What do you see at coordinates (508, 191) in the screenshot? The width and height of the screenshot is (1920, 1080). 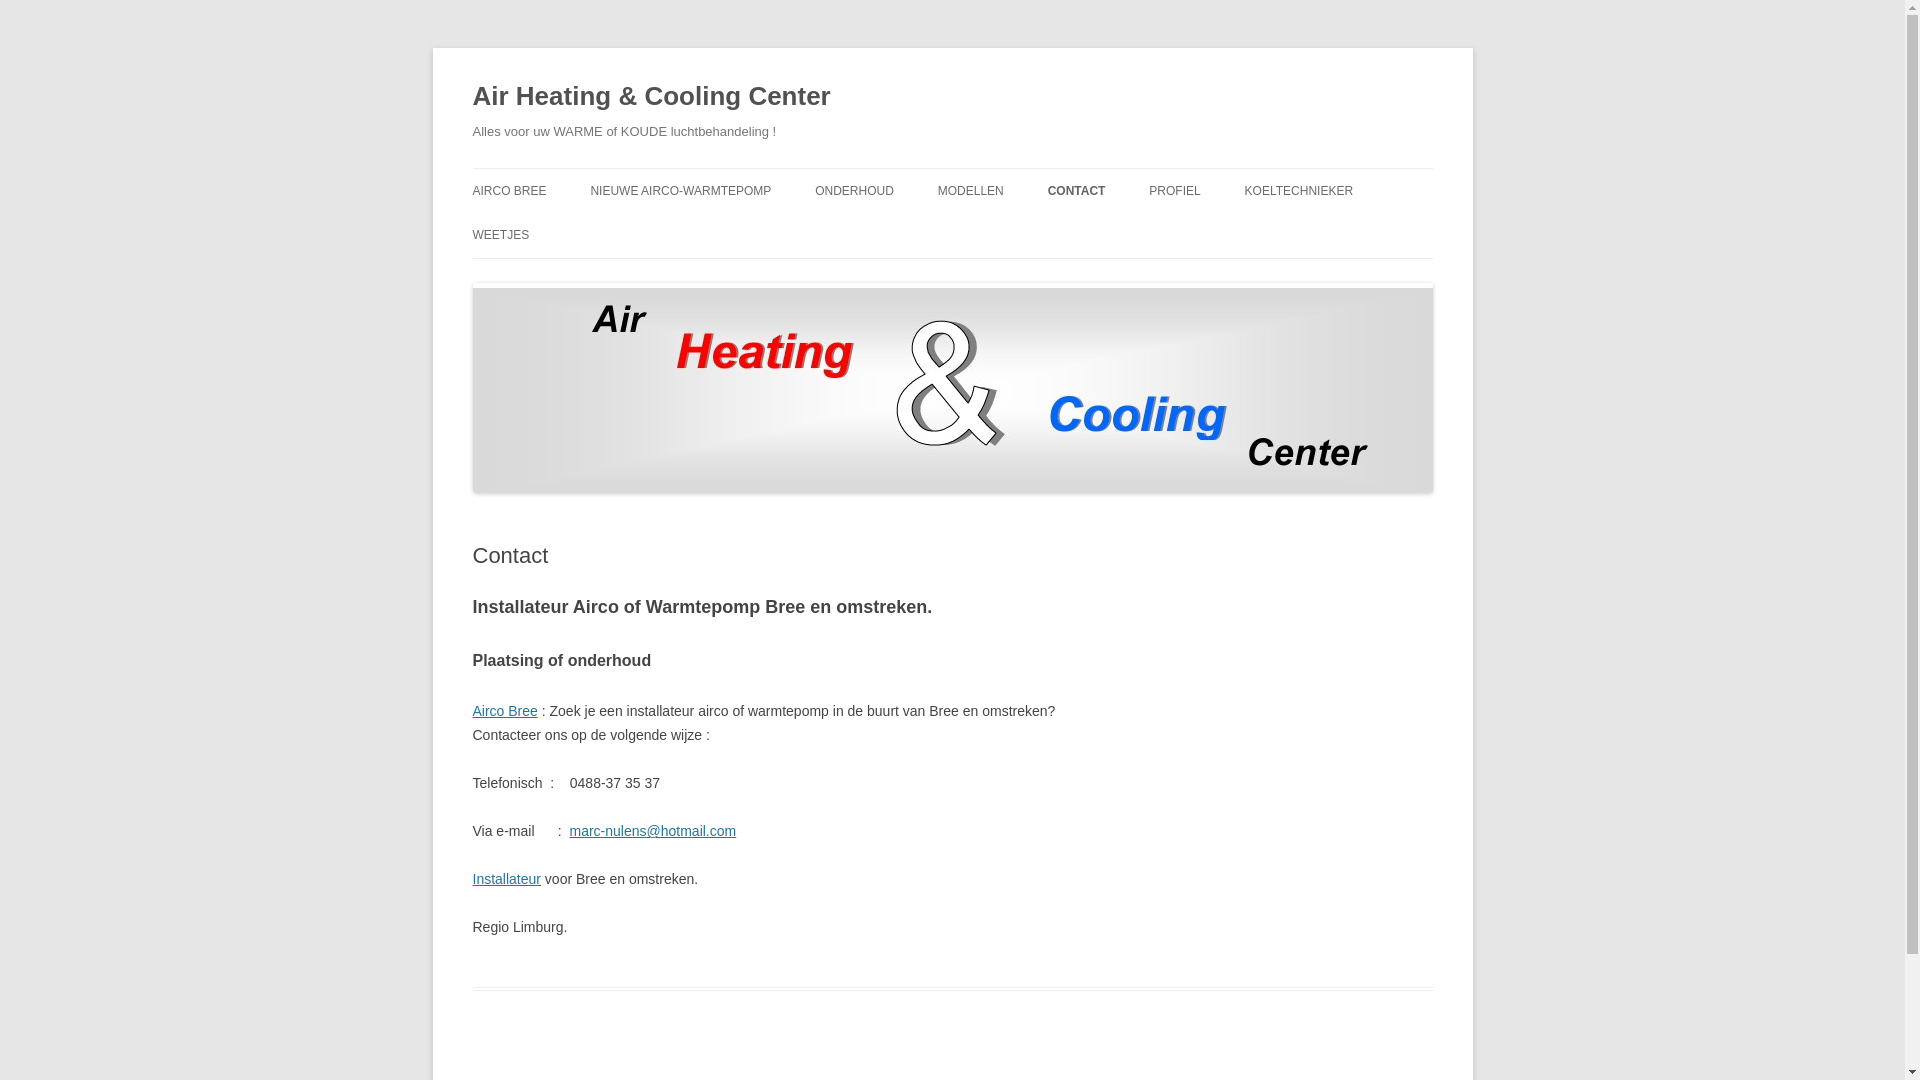 I see `'AIRCO BREE'` at bounding box center [508, 191].